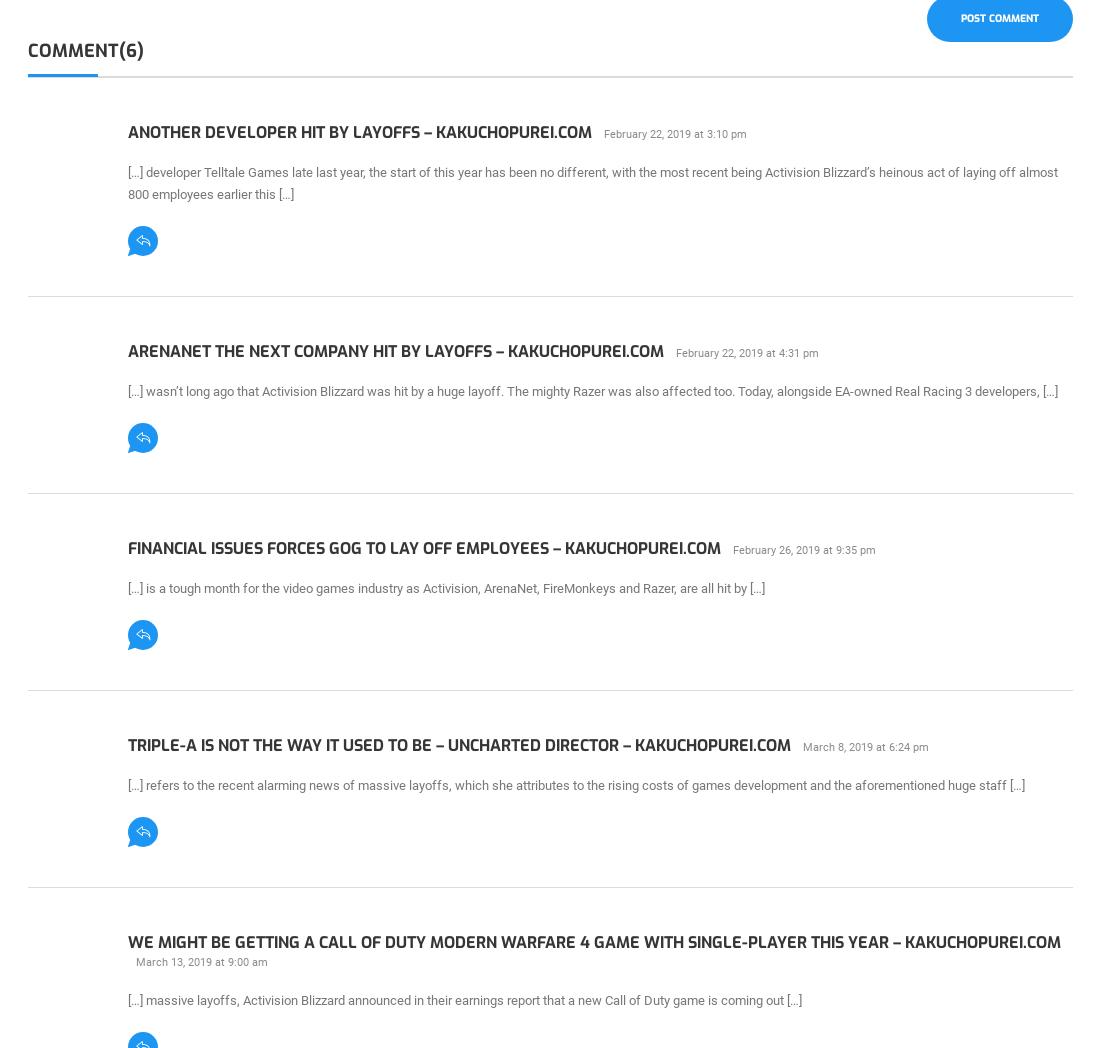  Describe the element at coordinates (127, 130) in the screenshot. I see `'Another Developer Hit By Layoffs – KAKUCHOPUREI.COM'` at that location.